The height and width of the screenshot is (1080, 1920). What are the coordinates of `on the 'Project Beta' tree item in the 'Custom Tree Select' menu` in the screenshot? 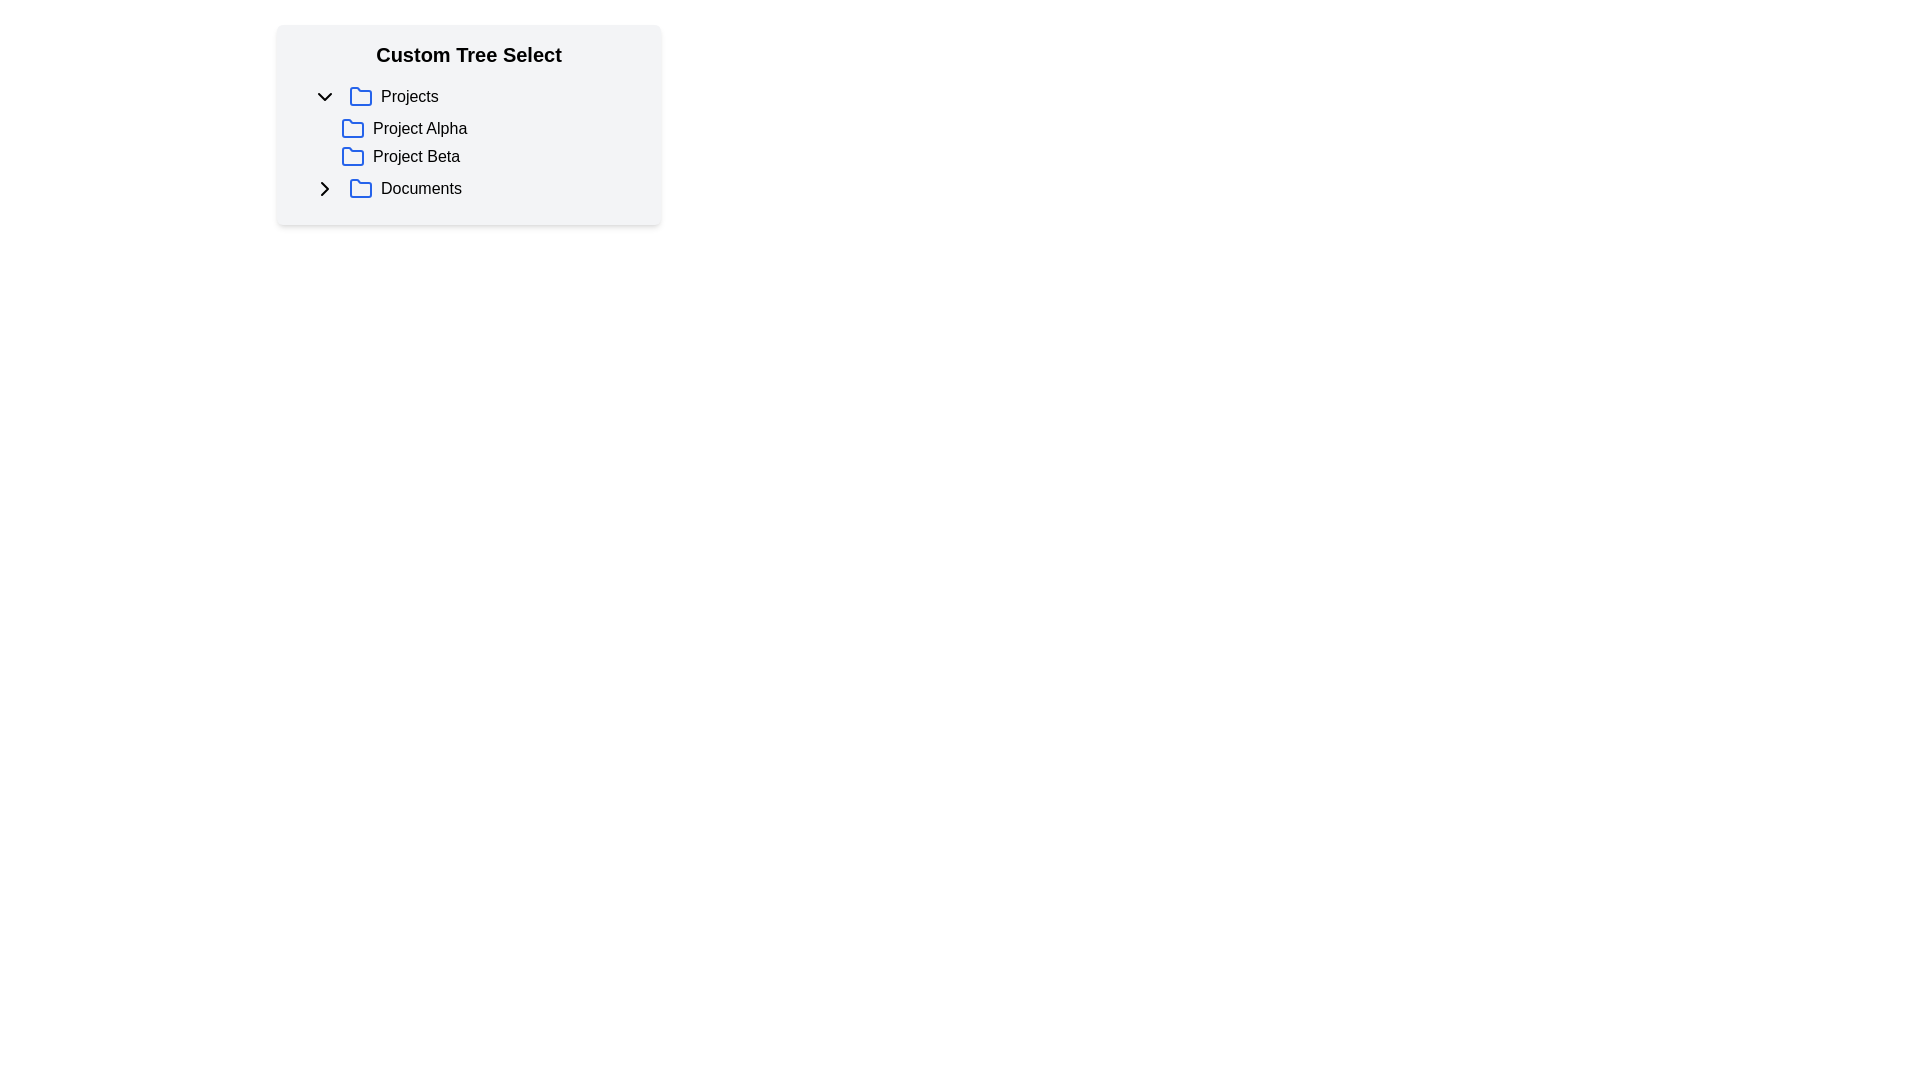 It's located at (493, 141).